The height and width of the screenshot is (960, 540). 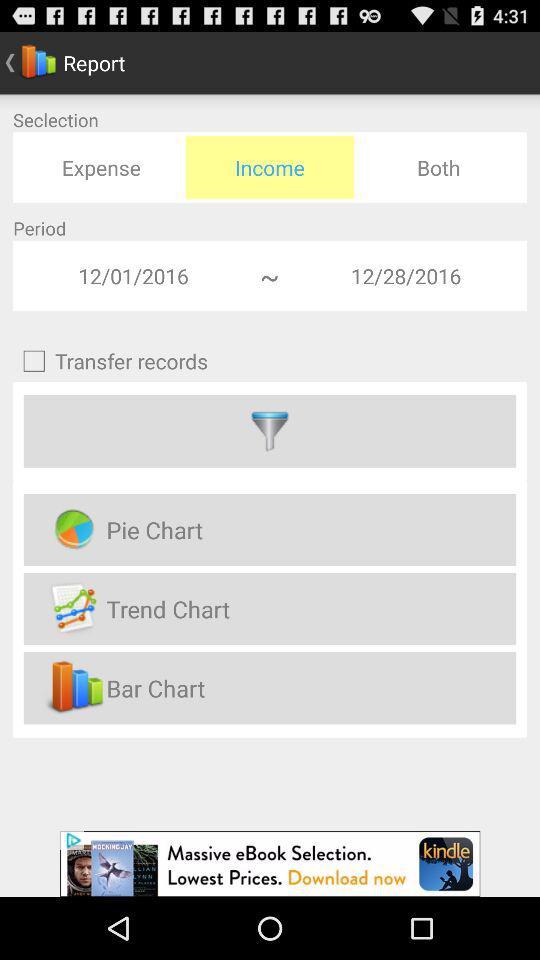 I want to click on filter icon, so click(x=270, y=431).